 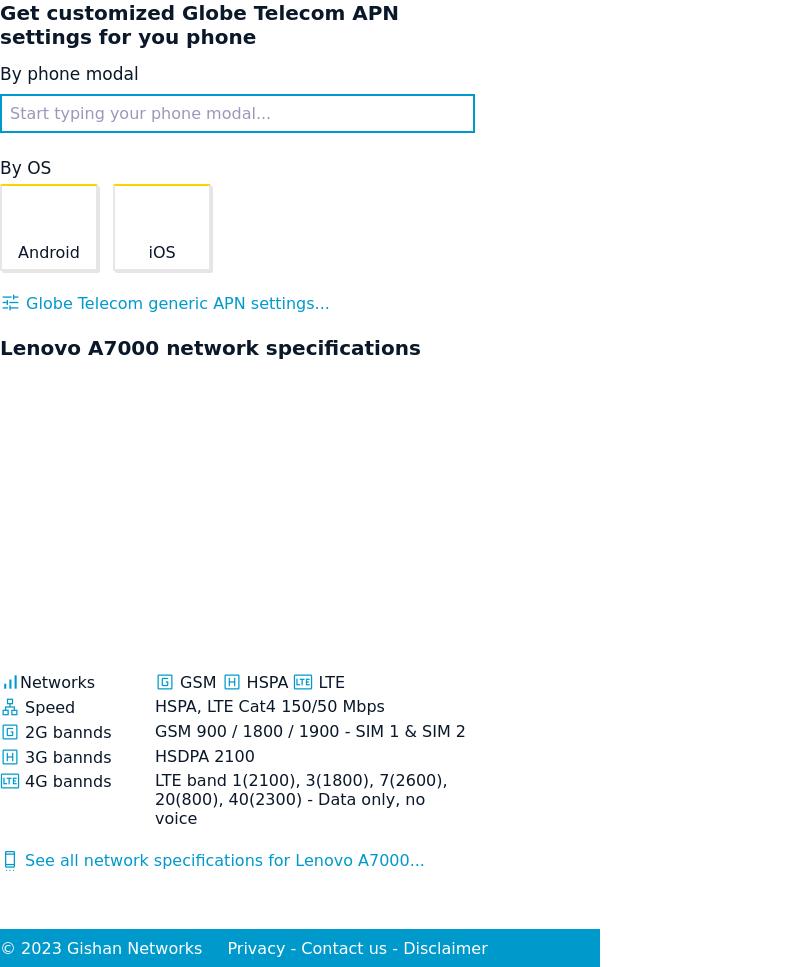 I want to click on 'Lenovo A7000 network specifications', so click(x=210, y=347).